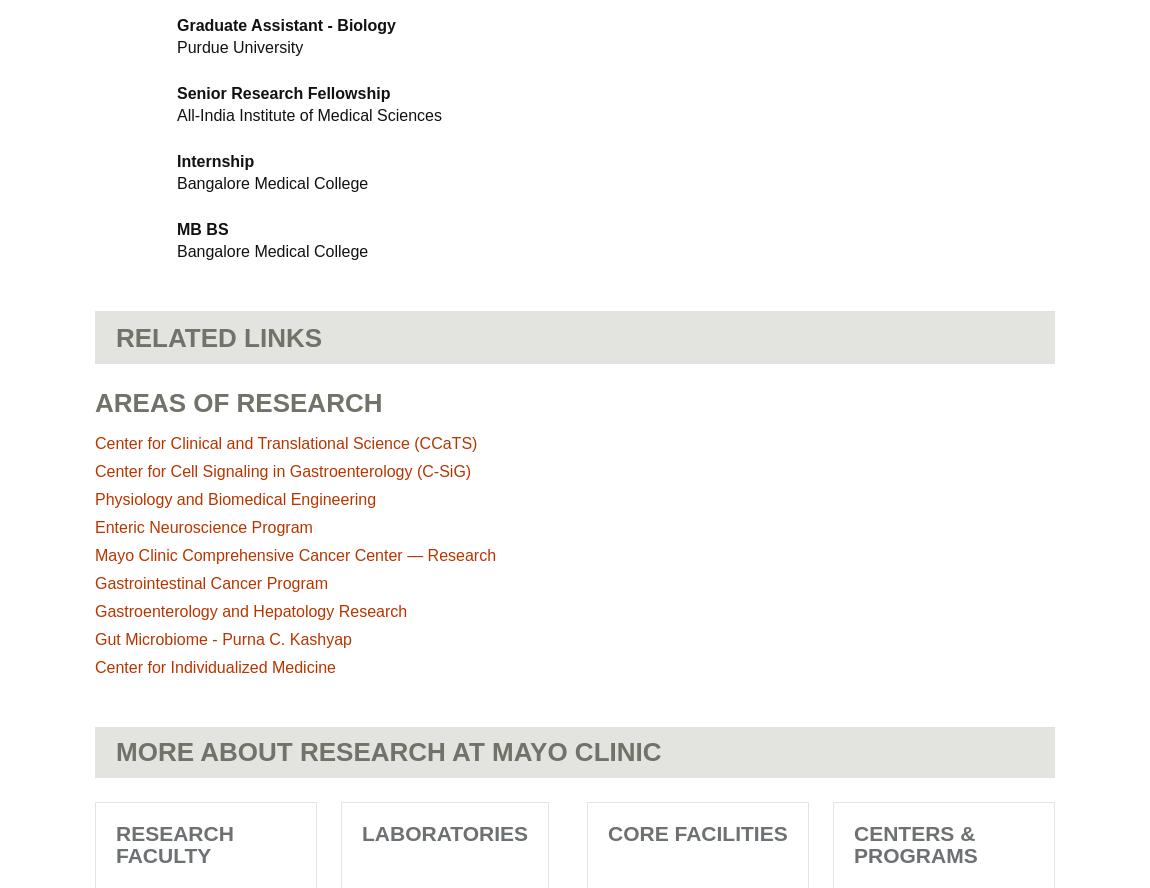 This screenshot has height=888, width=1150. I want to click on 'Physiology and Biomedical Engineering', so click(234, 499).